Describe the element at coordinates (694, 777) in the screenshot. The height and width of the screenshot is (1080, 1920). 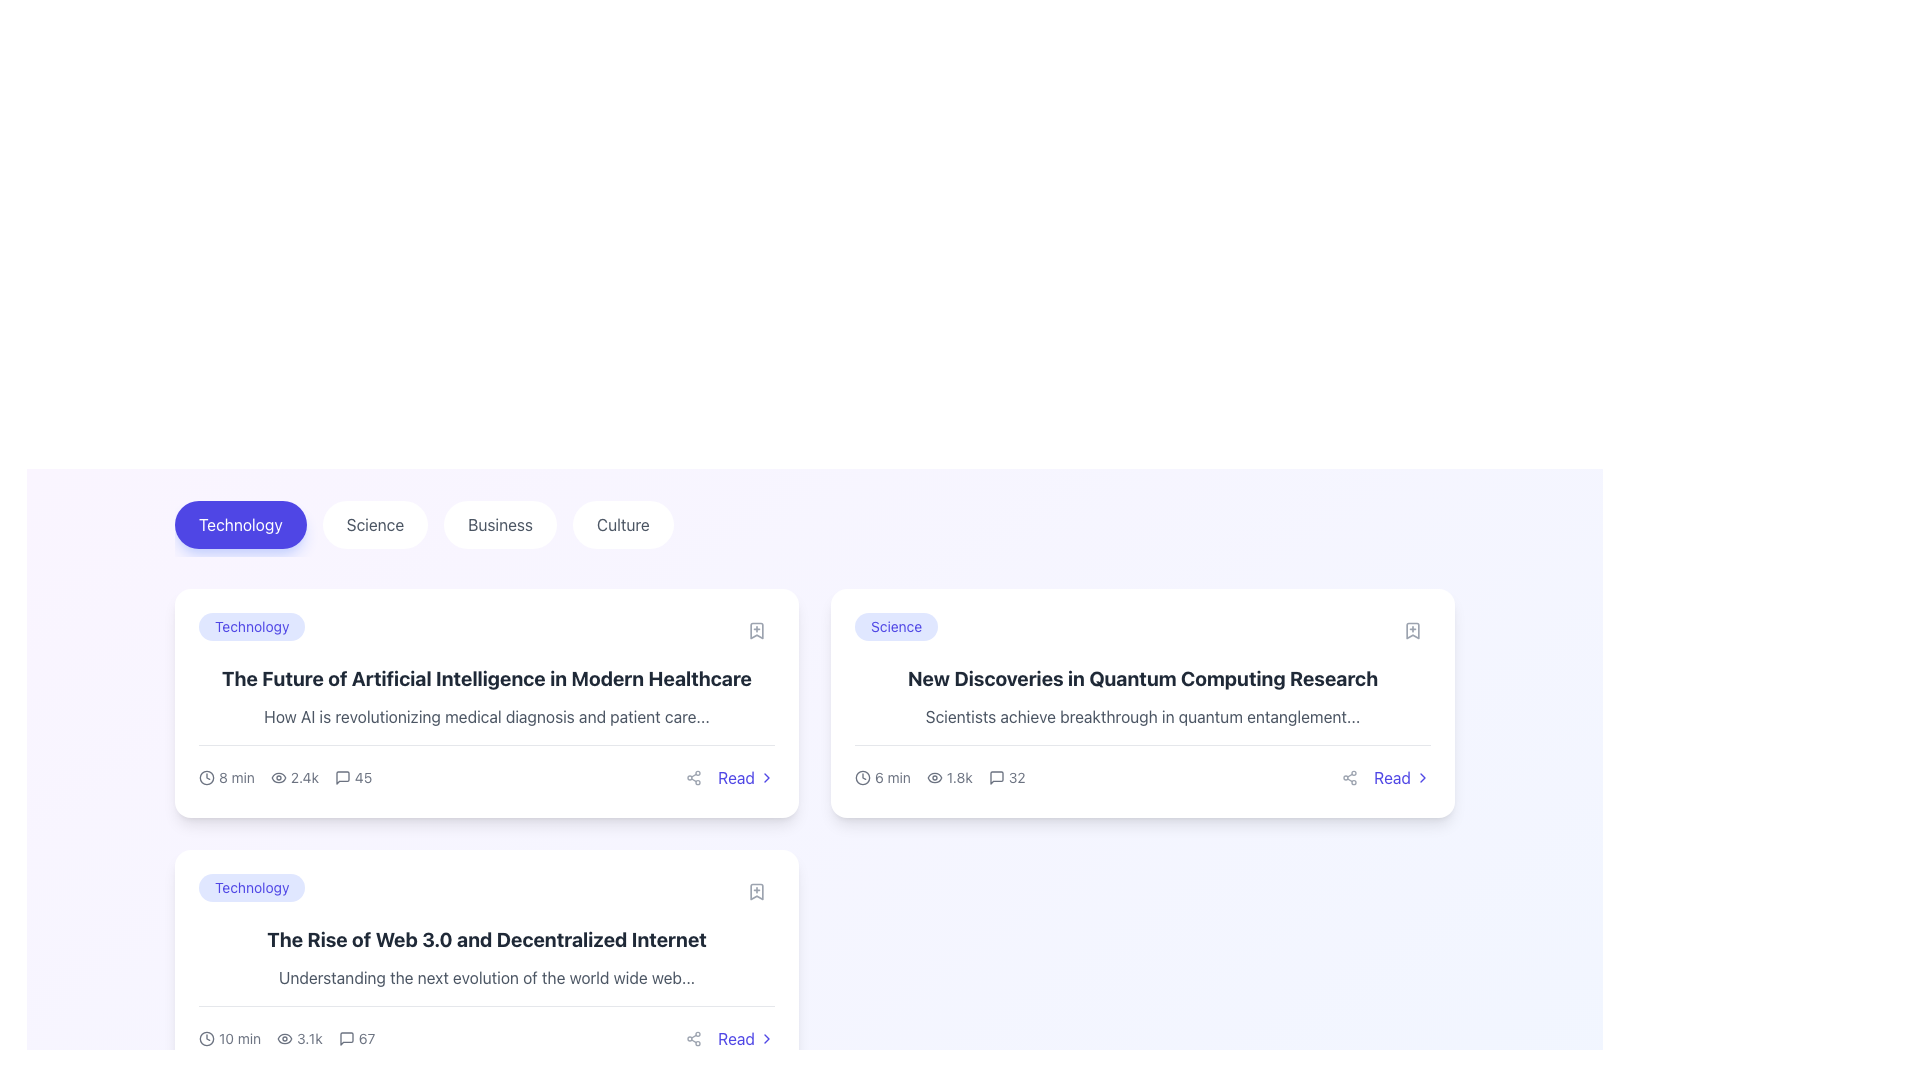
I see `the share button located under the headline 'The Future of Artificial Intelligence in Modern Healthcare', to the left of the 'Read' text link, to share the content` at that location.